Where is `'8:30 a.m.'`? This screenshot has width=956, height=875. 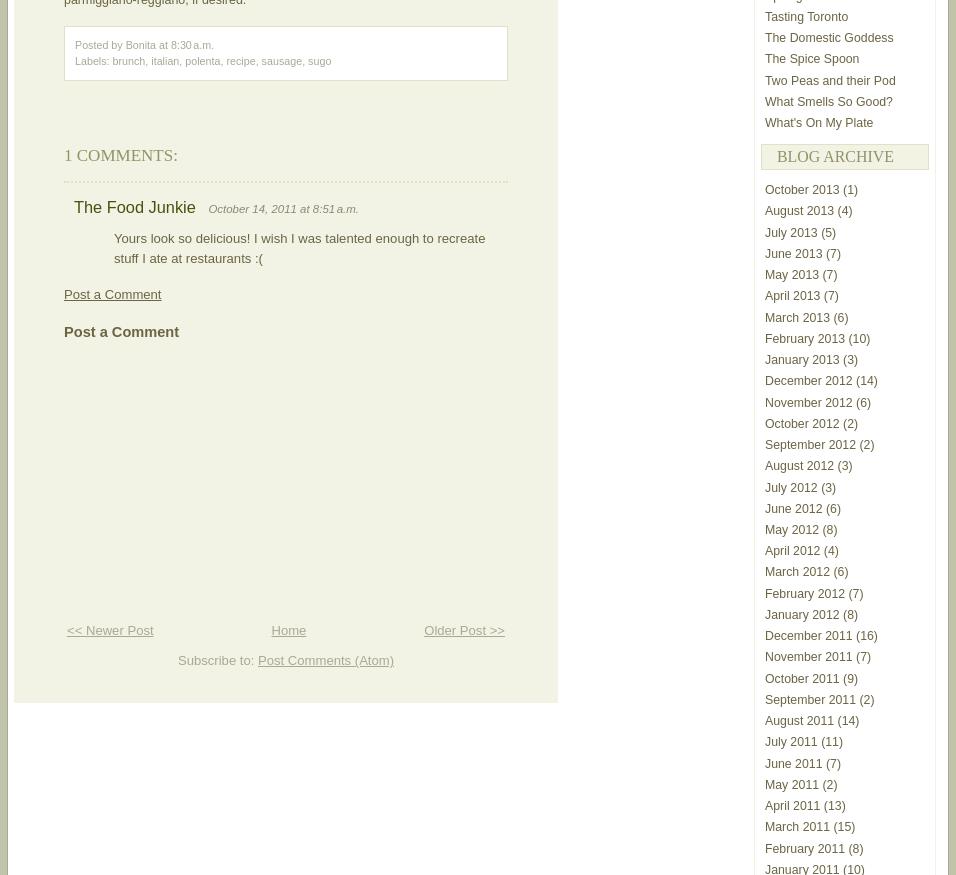 '8:30 a.m.' is located at coordinates (191, 43).